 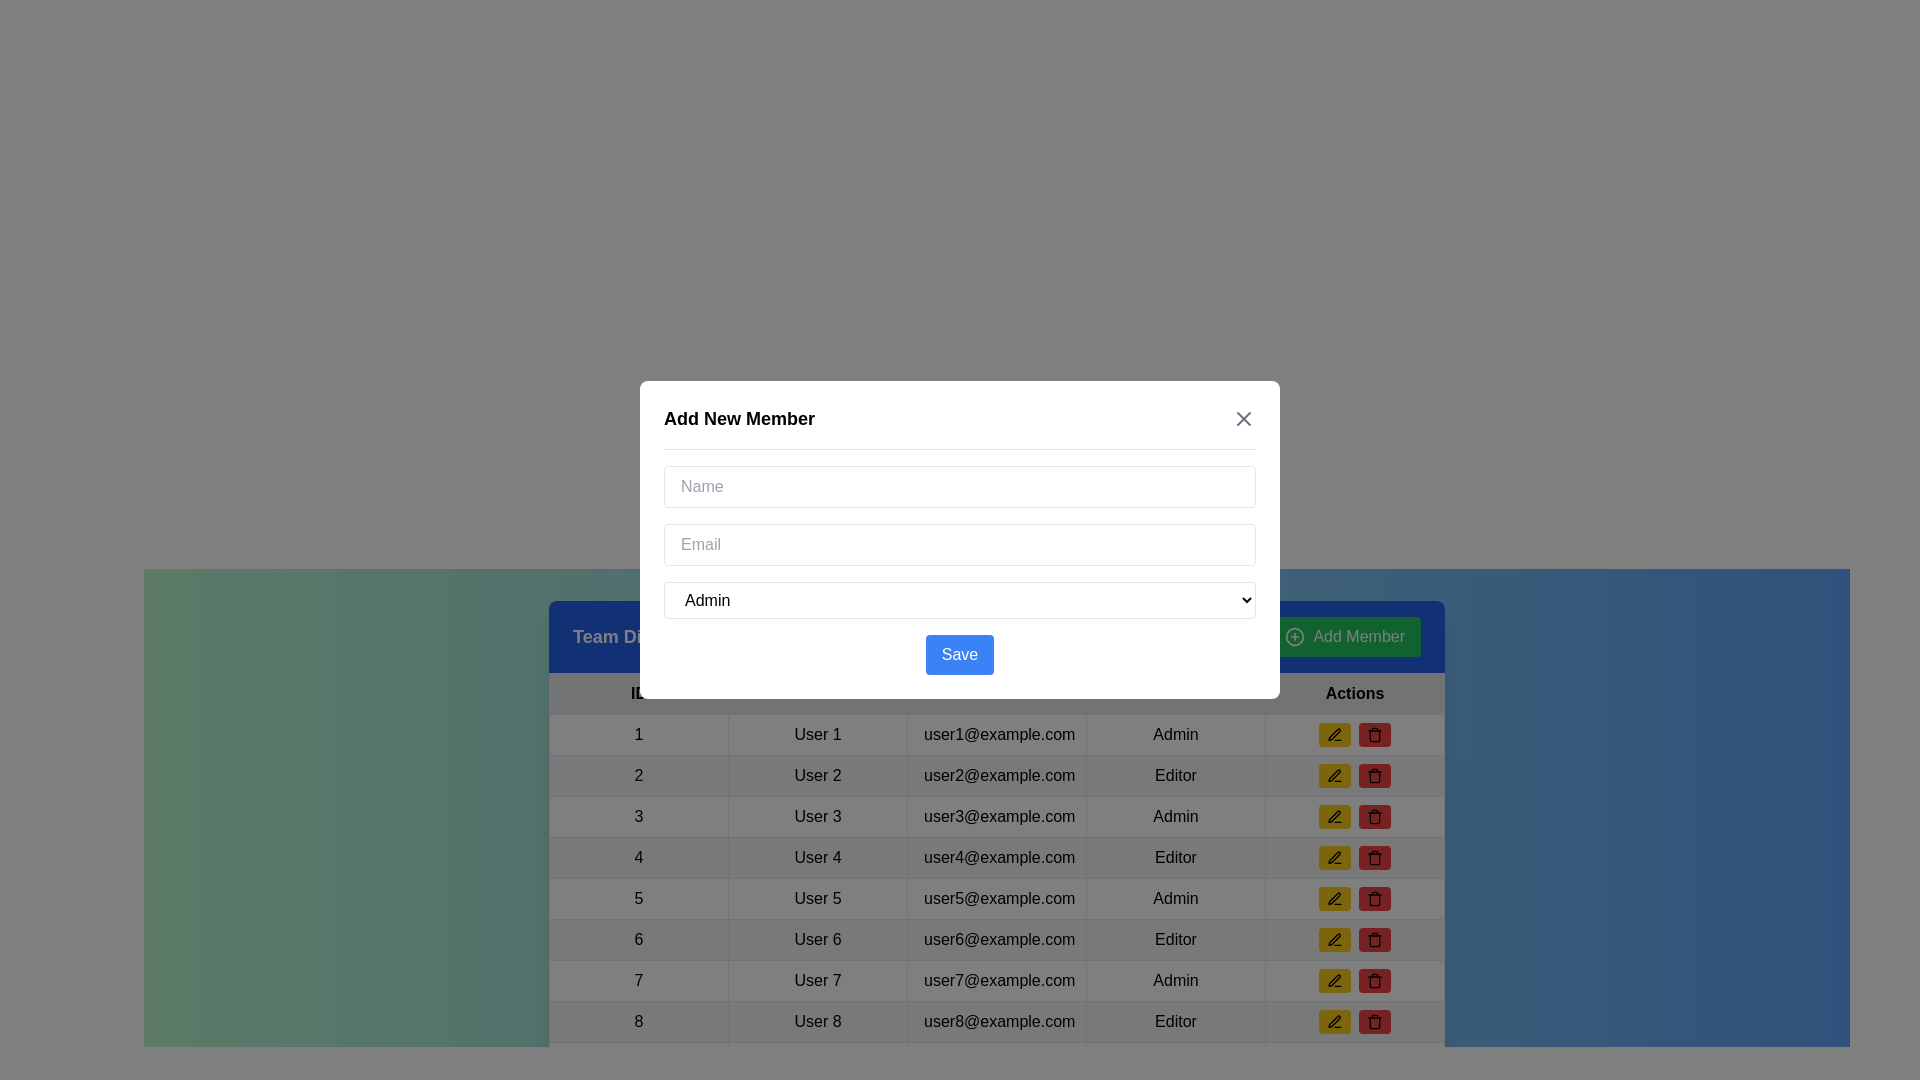 I want to click on the edit button for the user 'user6@example.com', so click(x=1334, y=940).